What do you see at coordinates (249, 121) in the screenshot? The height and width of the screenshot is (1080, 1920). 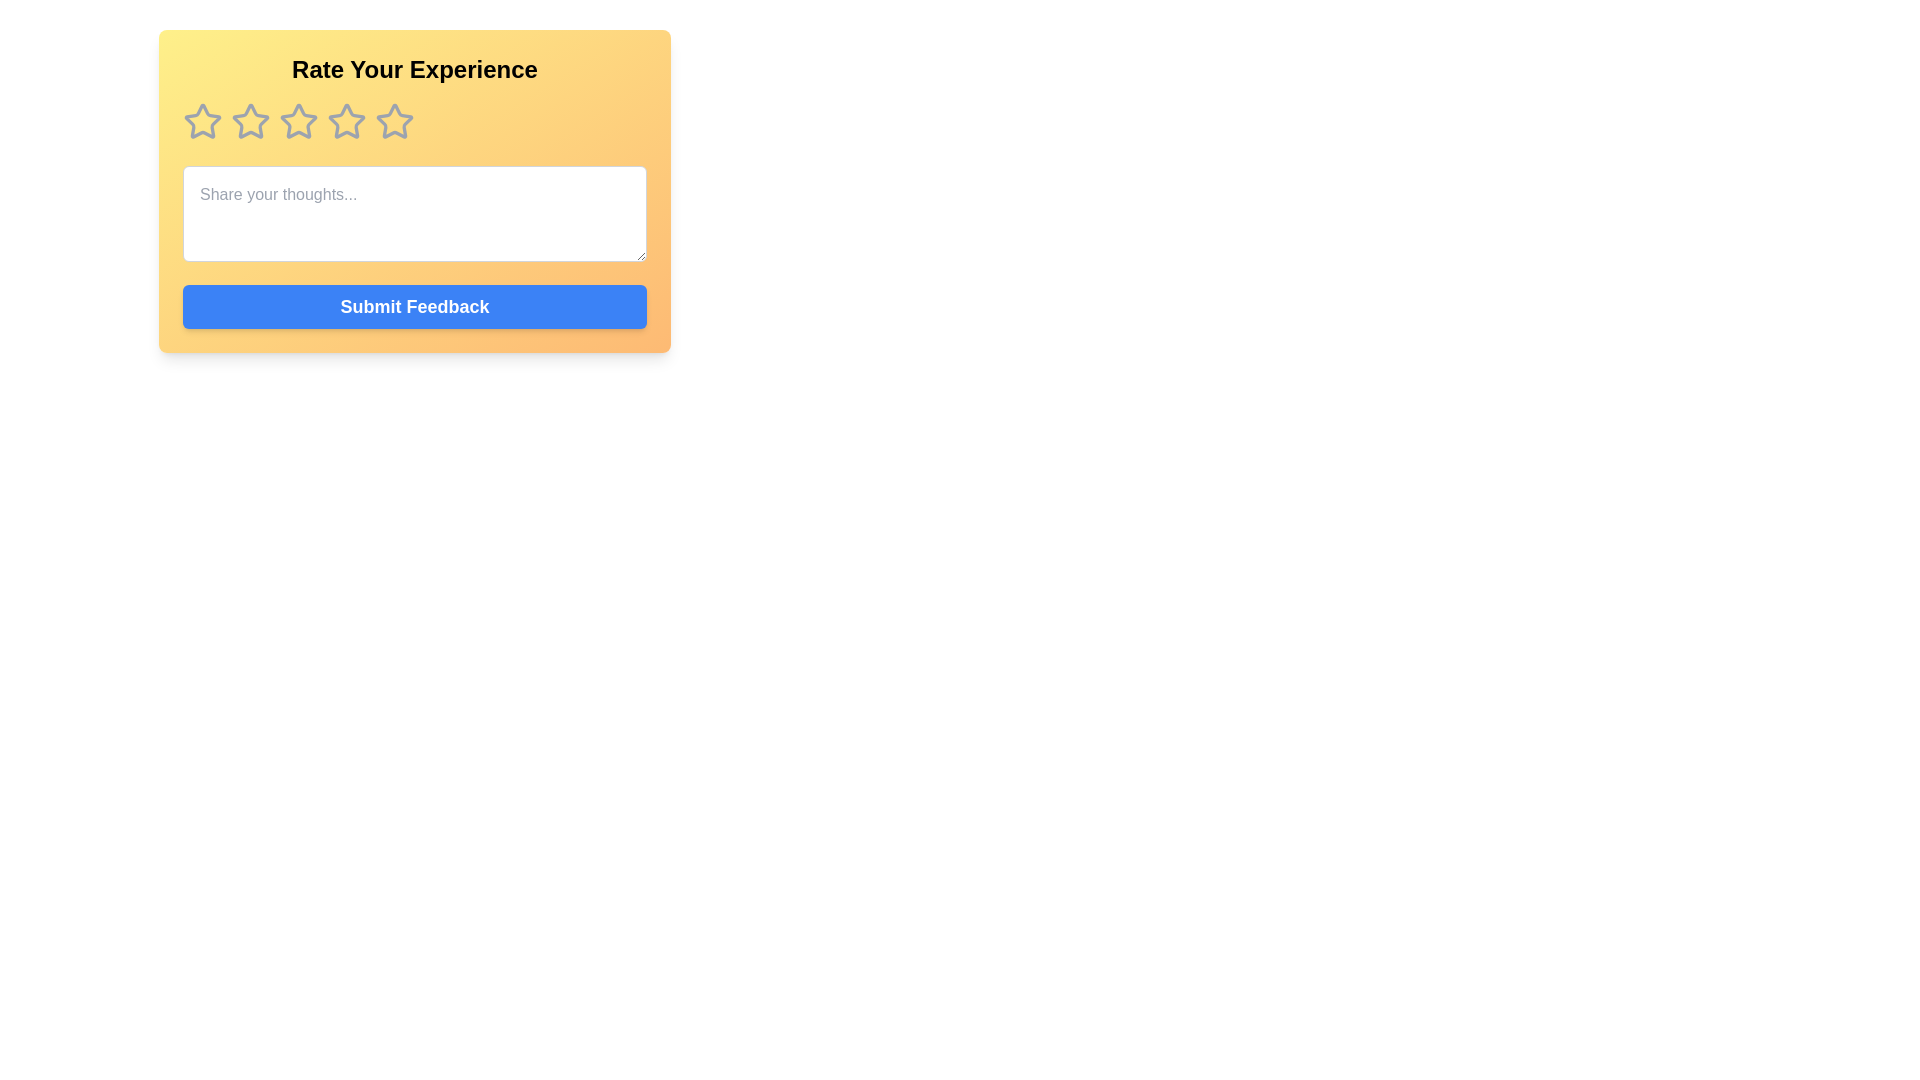 I see `the first rating star icon` at bounding box center [249, 121].